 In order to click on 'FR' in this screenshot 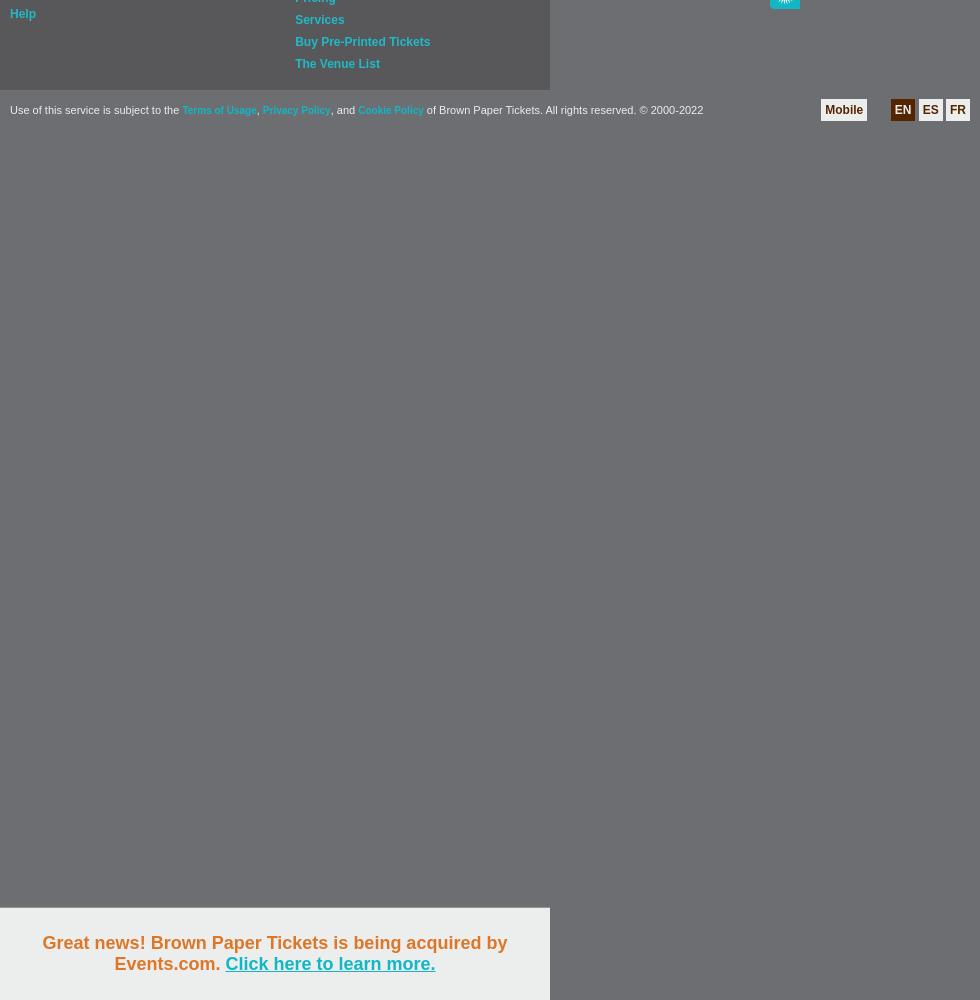, I will do `click(958, 109)`.